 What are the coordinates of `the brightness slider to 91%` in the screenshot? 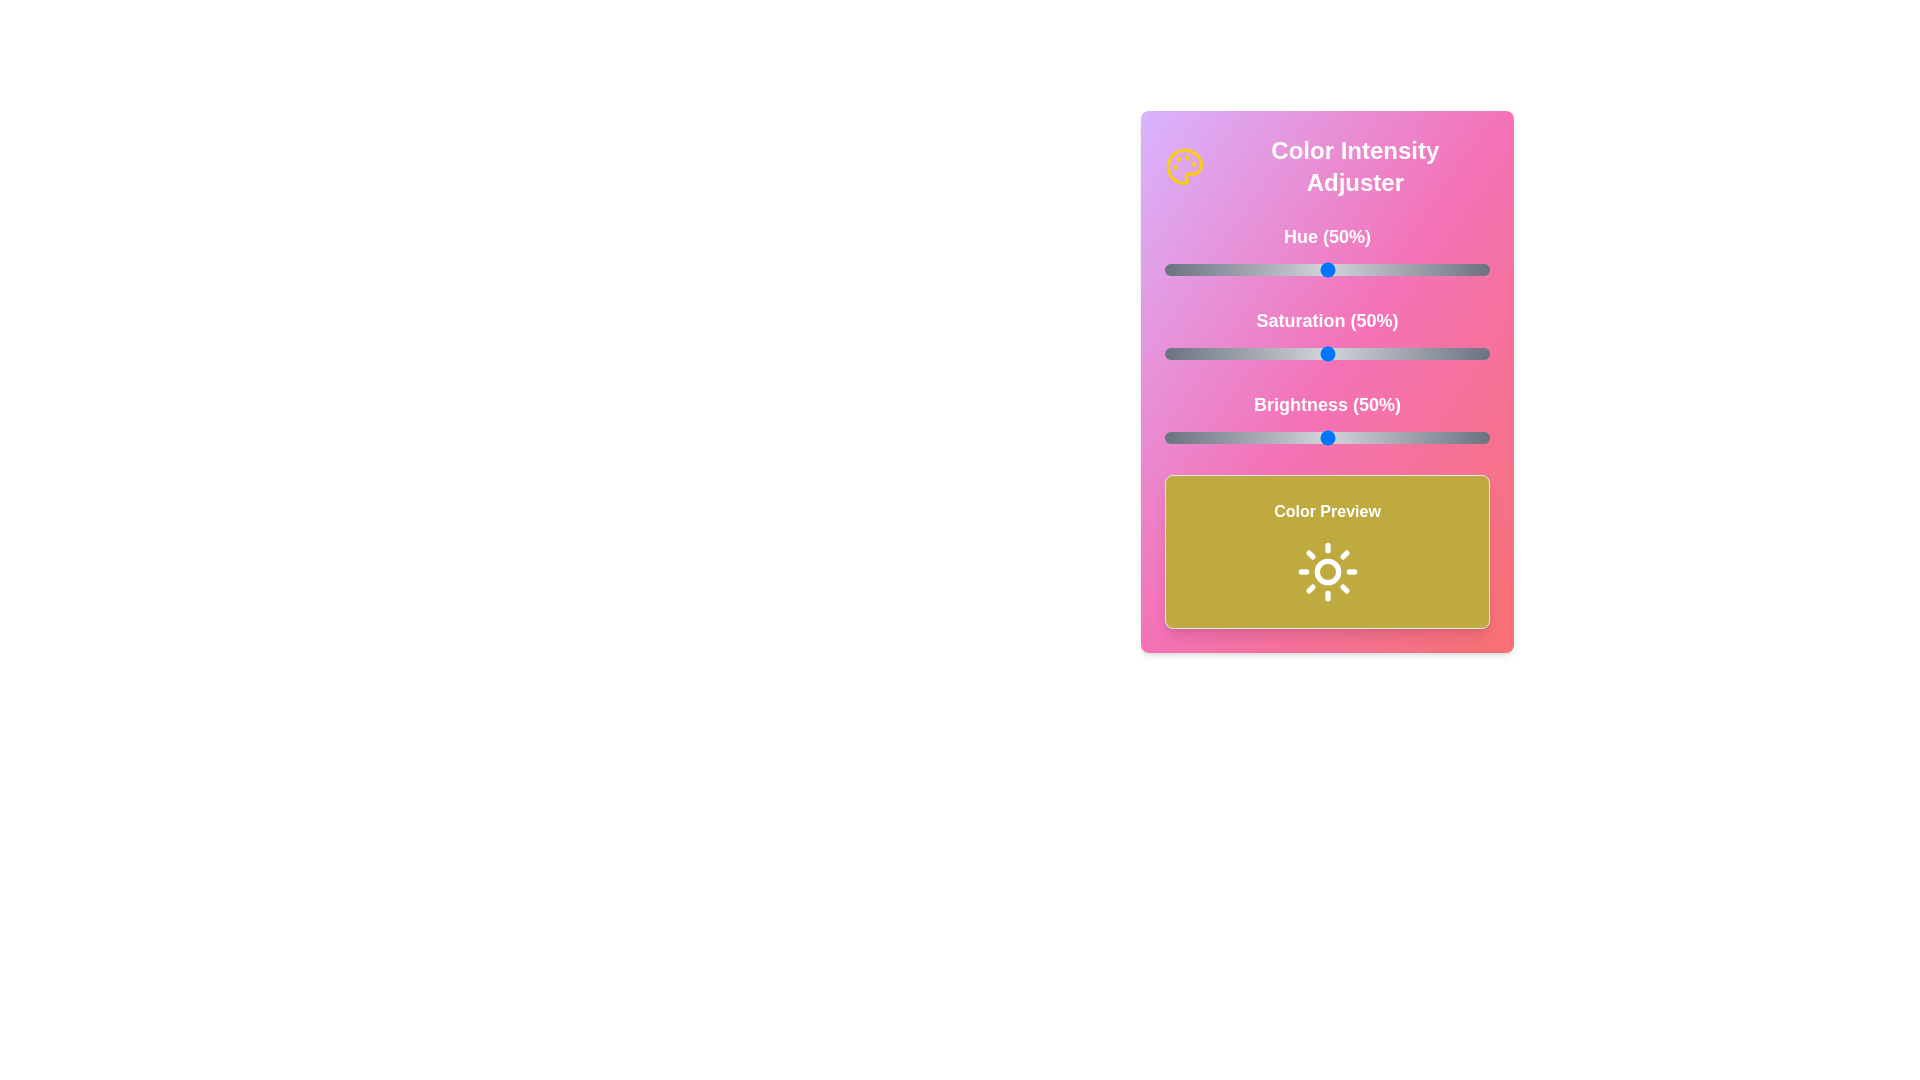 It's located at (1460, 437).